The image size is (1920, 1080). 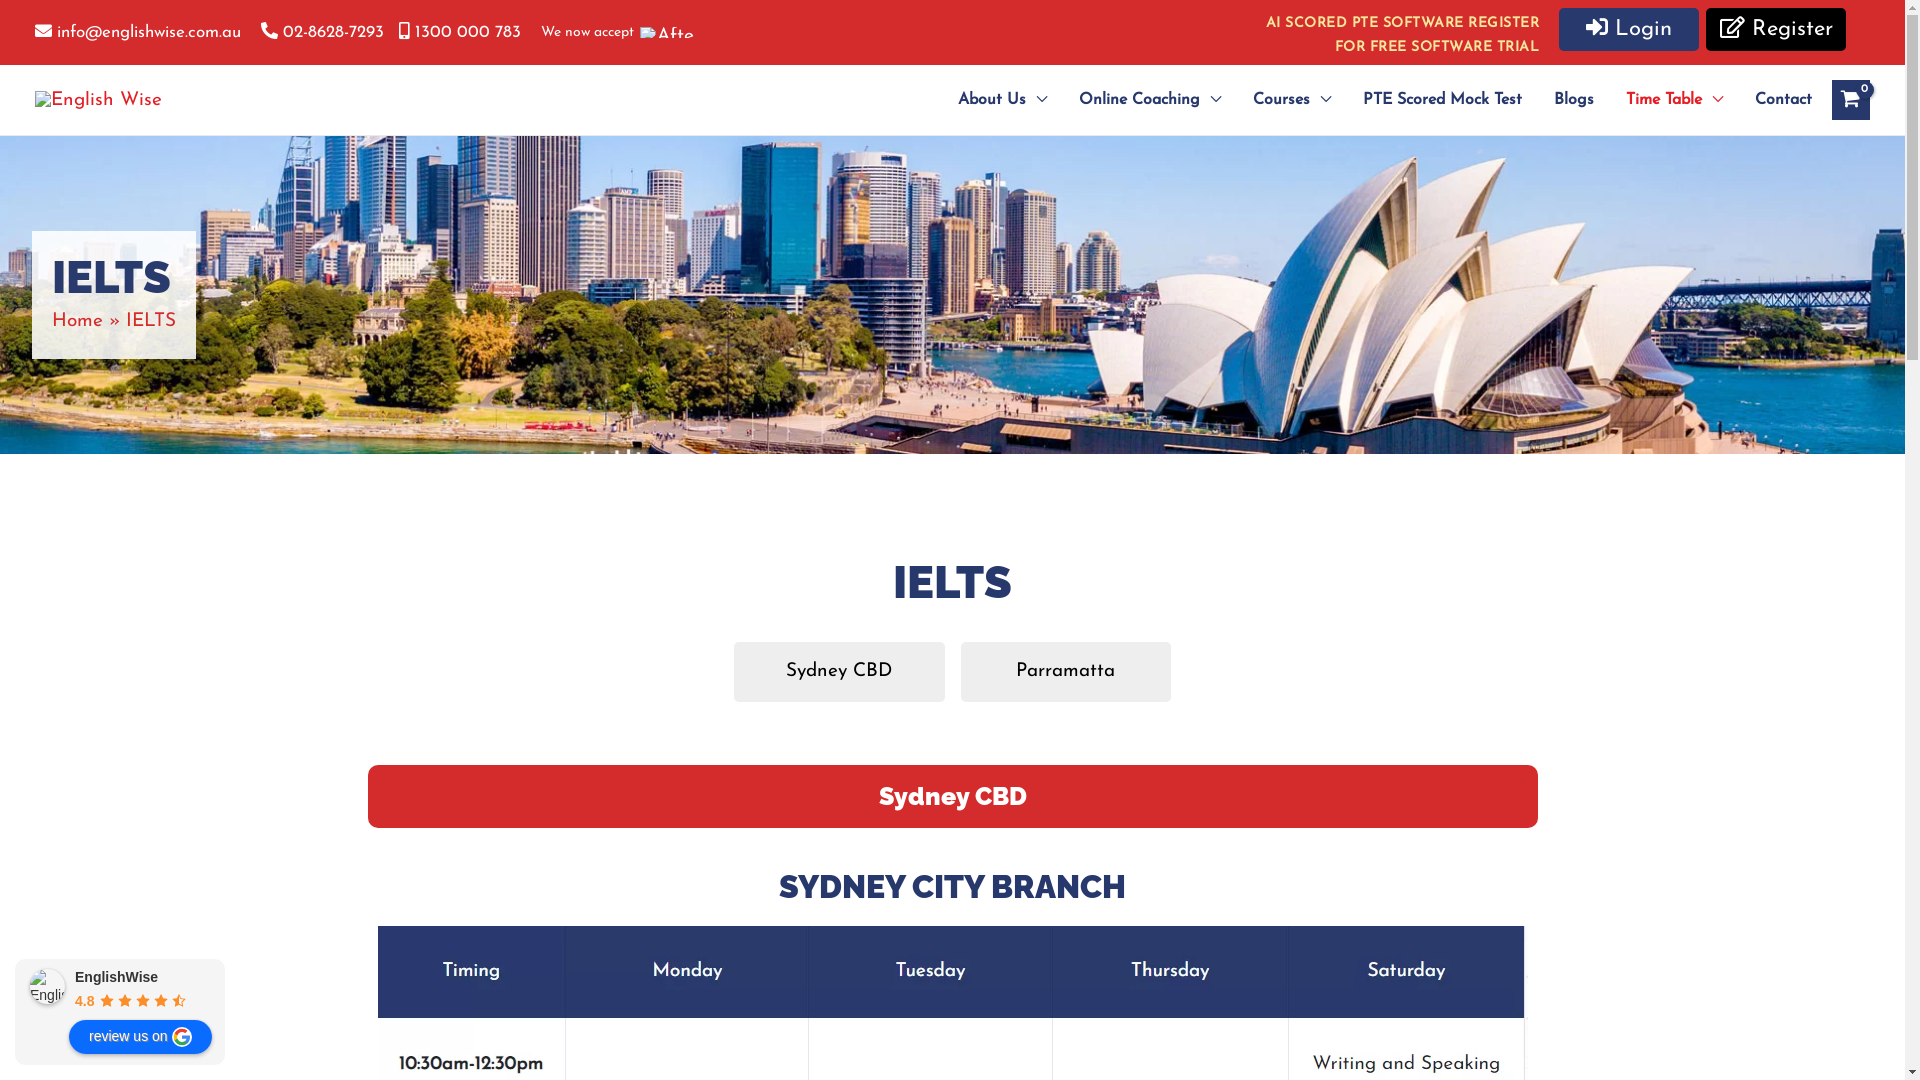 I want to click on 'Sydney CBD', so click(x=839, y=671).